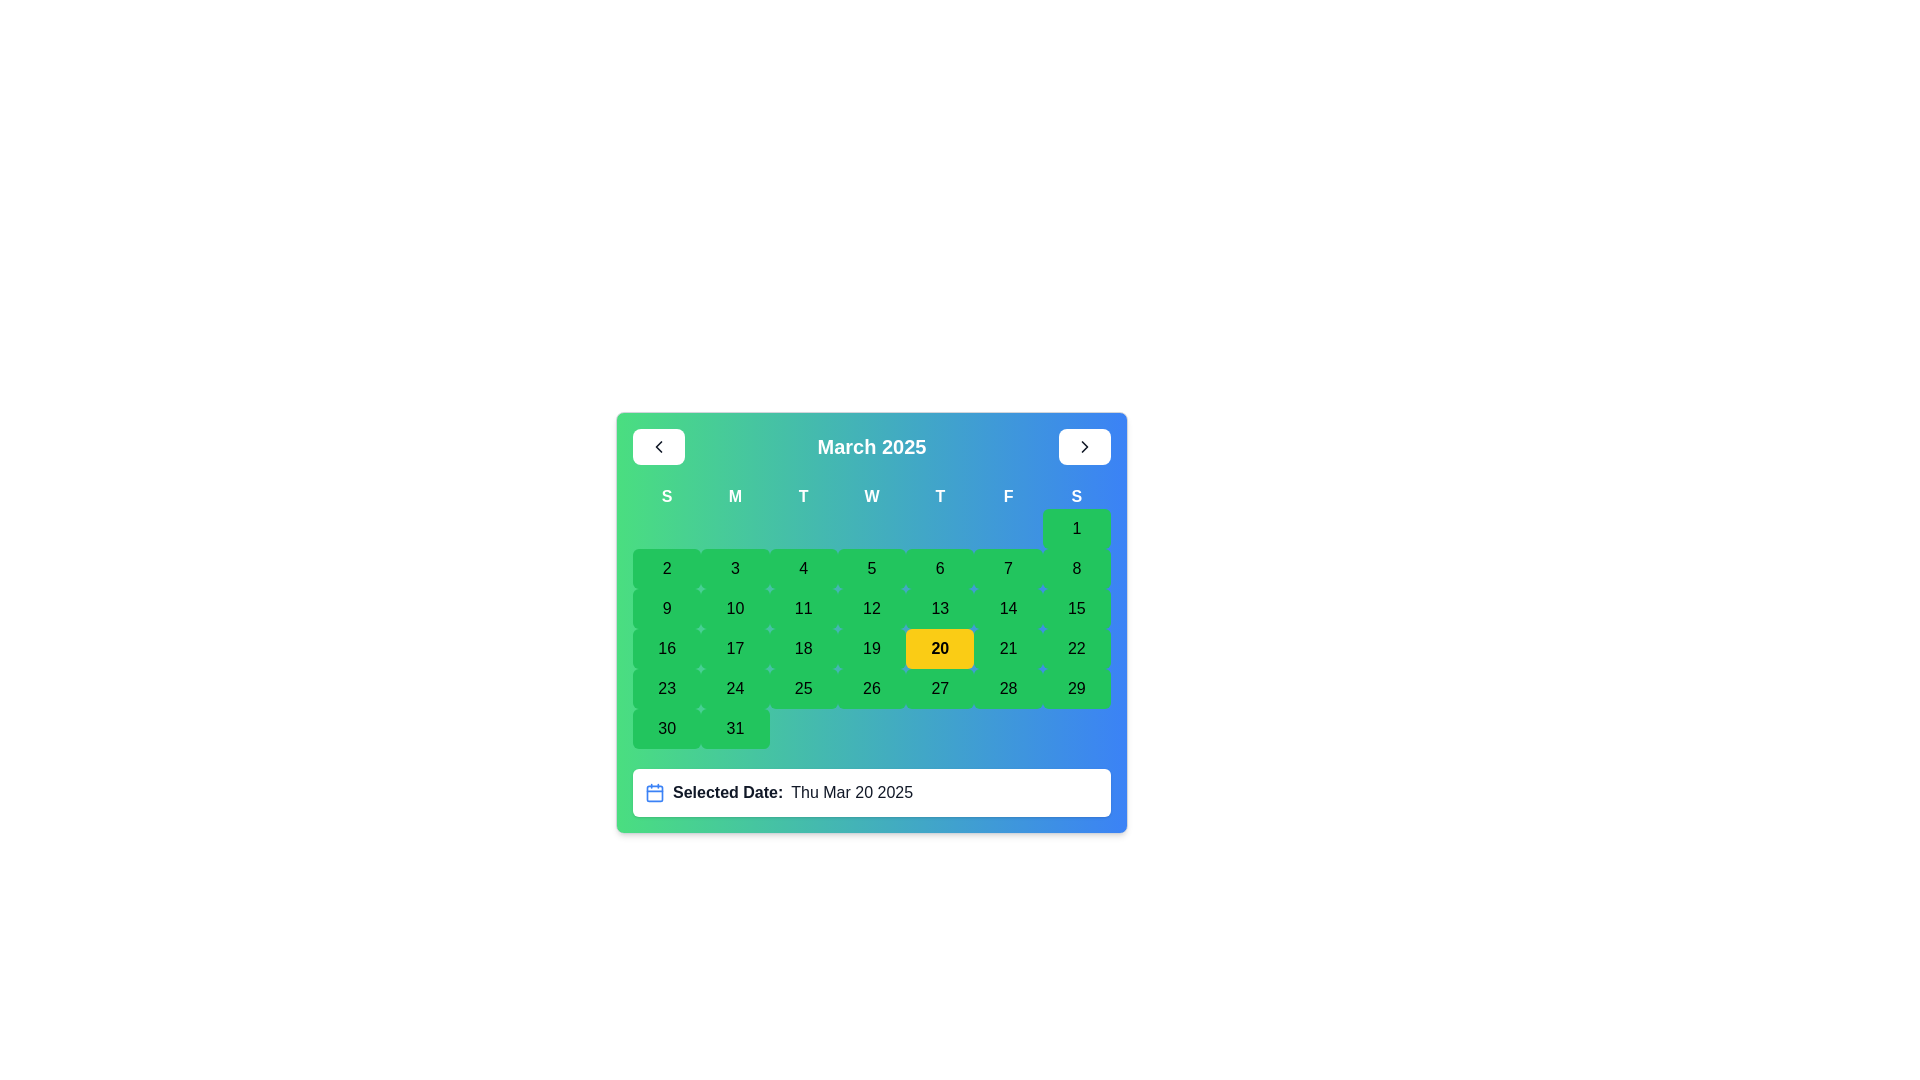 The width and height of the screenshot is (1920, 1080). Describe the element at coordinates (667, 648) in the screenshot. I see `the button representing the date '16' in the March 2025 calendar to trigger hover effects` at that location.